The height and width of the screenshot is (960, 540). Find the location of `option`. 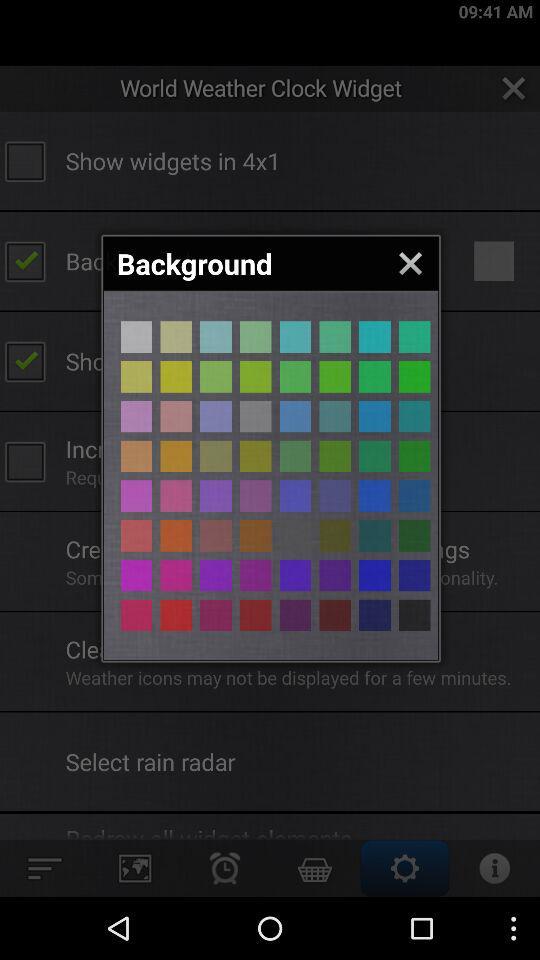

option is located at coordinates (413, 614).